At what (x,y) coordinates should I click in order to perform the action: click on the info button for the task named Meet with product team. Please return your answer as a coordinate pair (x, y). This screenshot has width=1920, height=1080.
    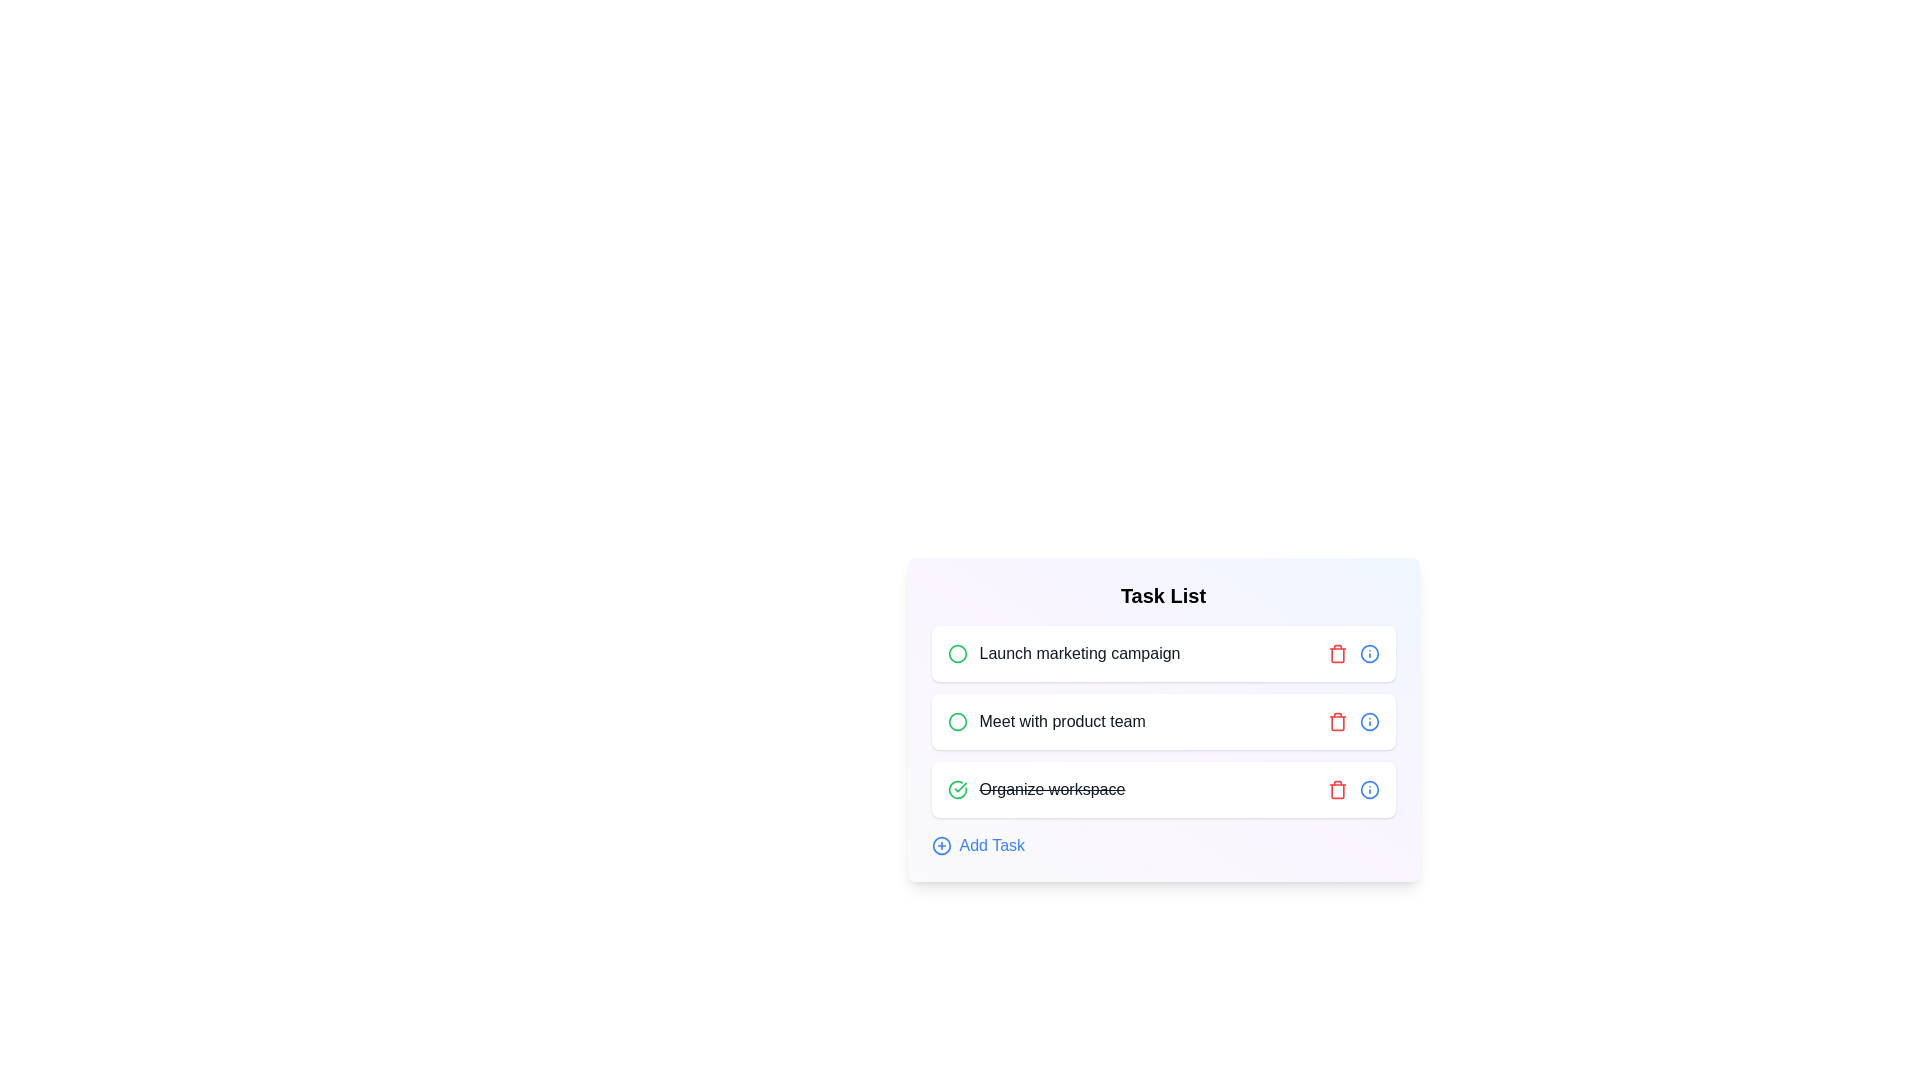
    Looking at the image, I should click on (1368, 721).